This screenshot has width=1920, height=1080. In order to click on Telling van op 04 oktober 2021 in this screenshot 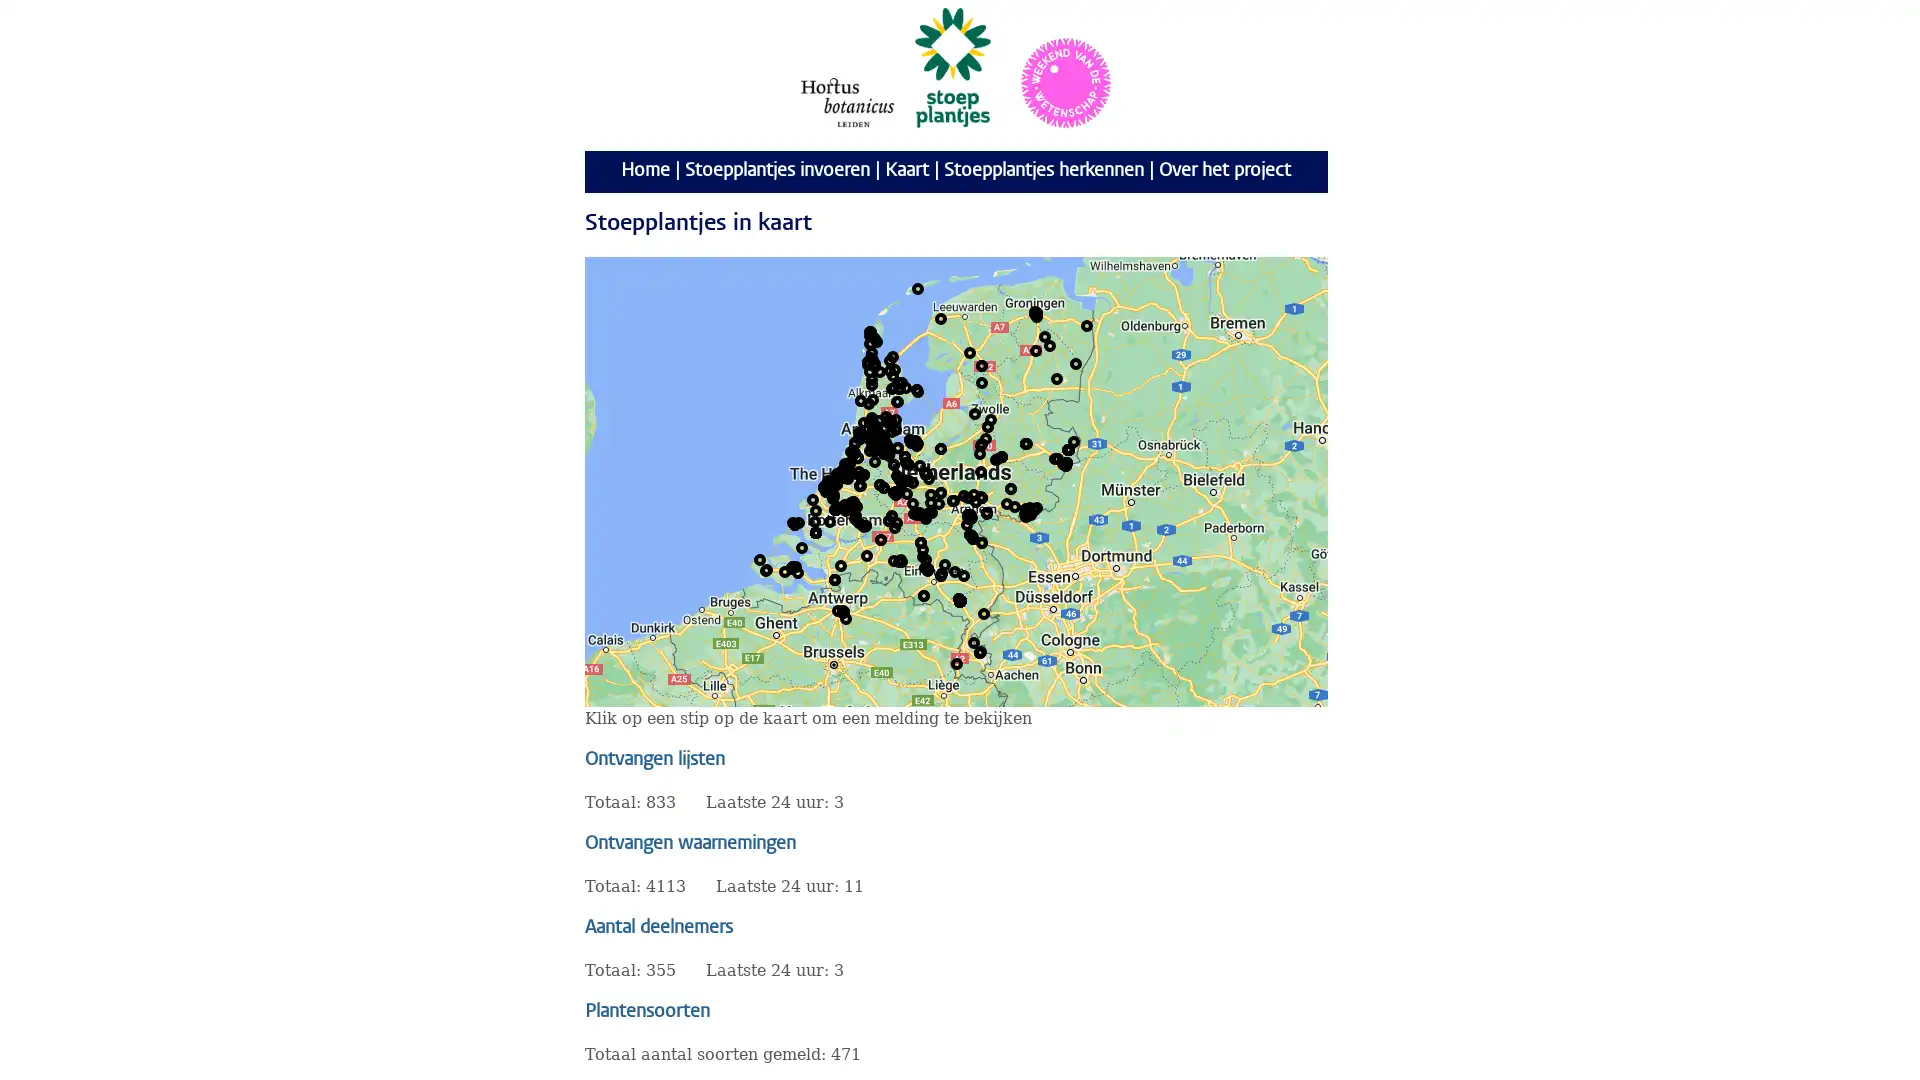, I will do `click(914, 442)`.